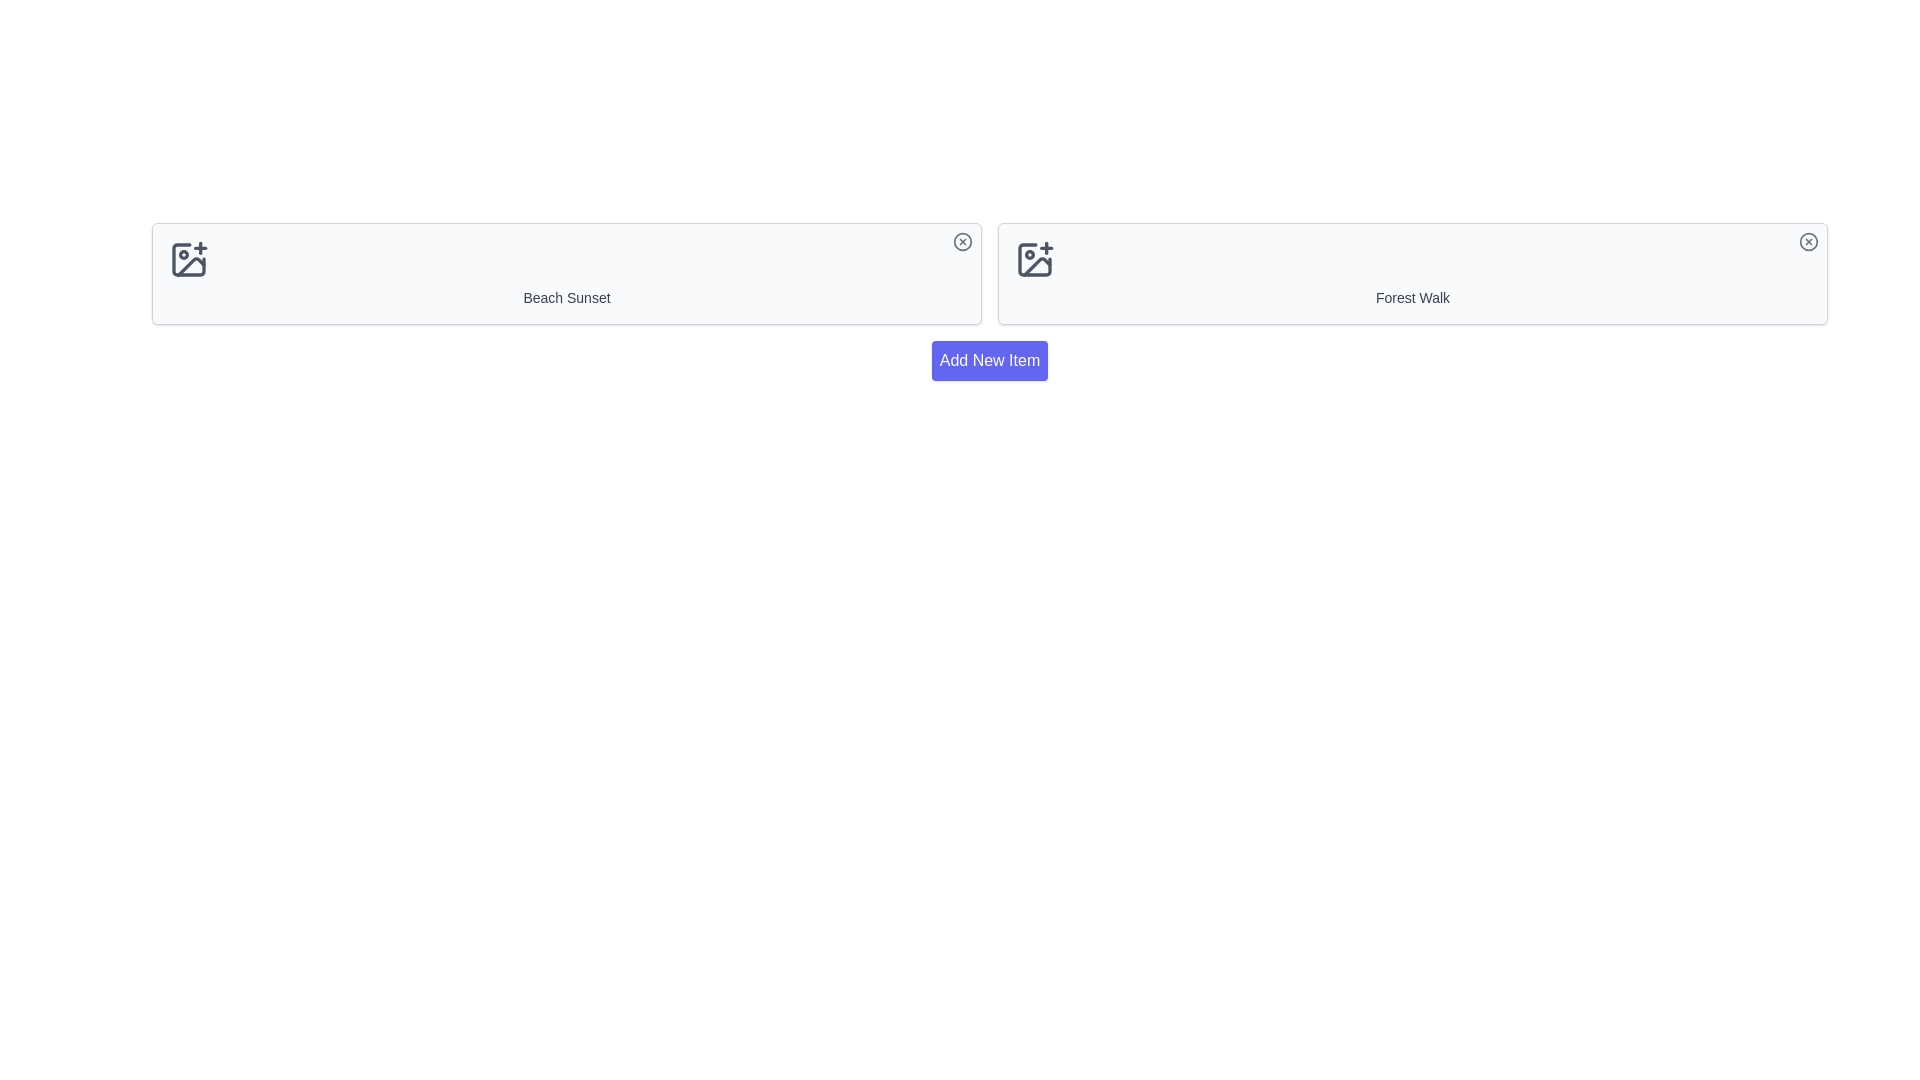  Describe the element at coordinates (1035, 258) in the screenshot. I see `the image icon located in the top-left corner of the 'Forest Walk' card` at that location.